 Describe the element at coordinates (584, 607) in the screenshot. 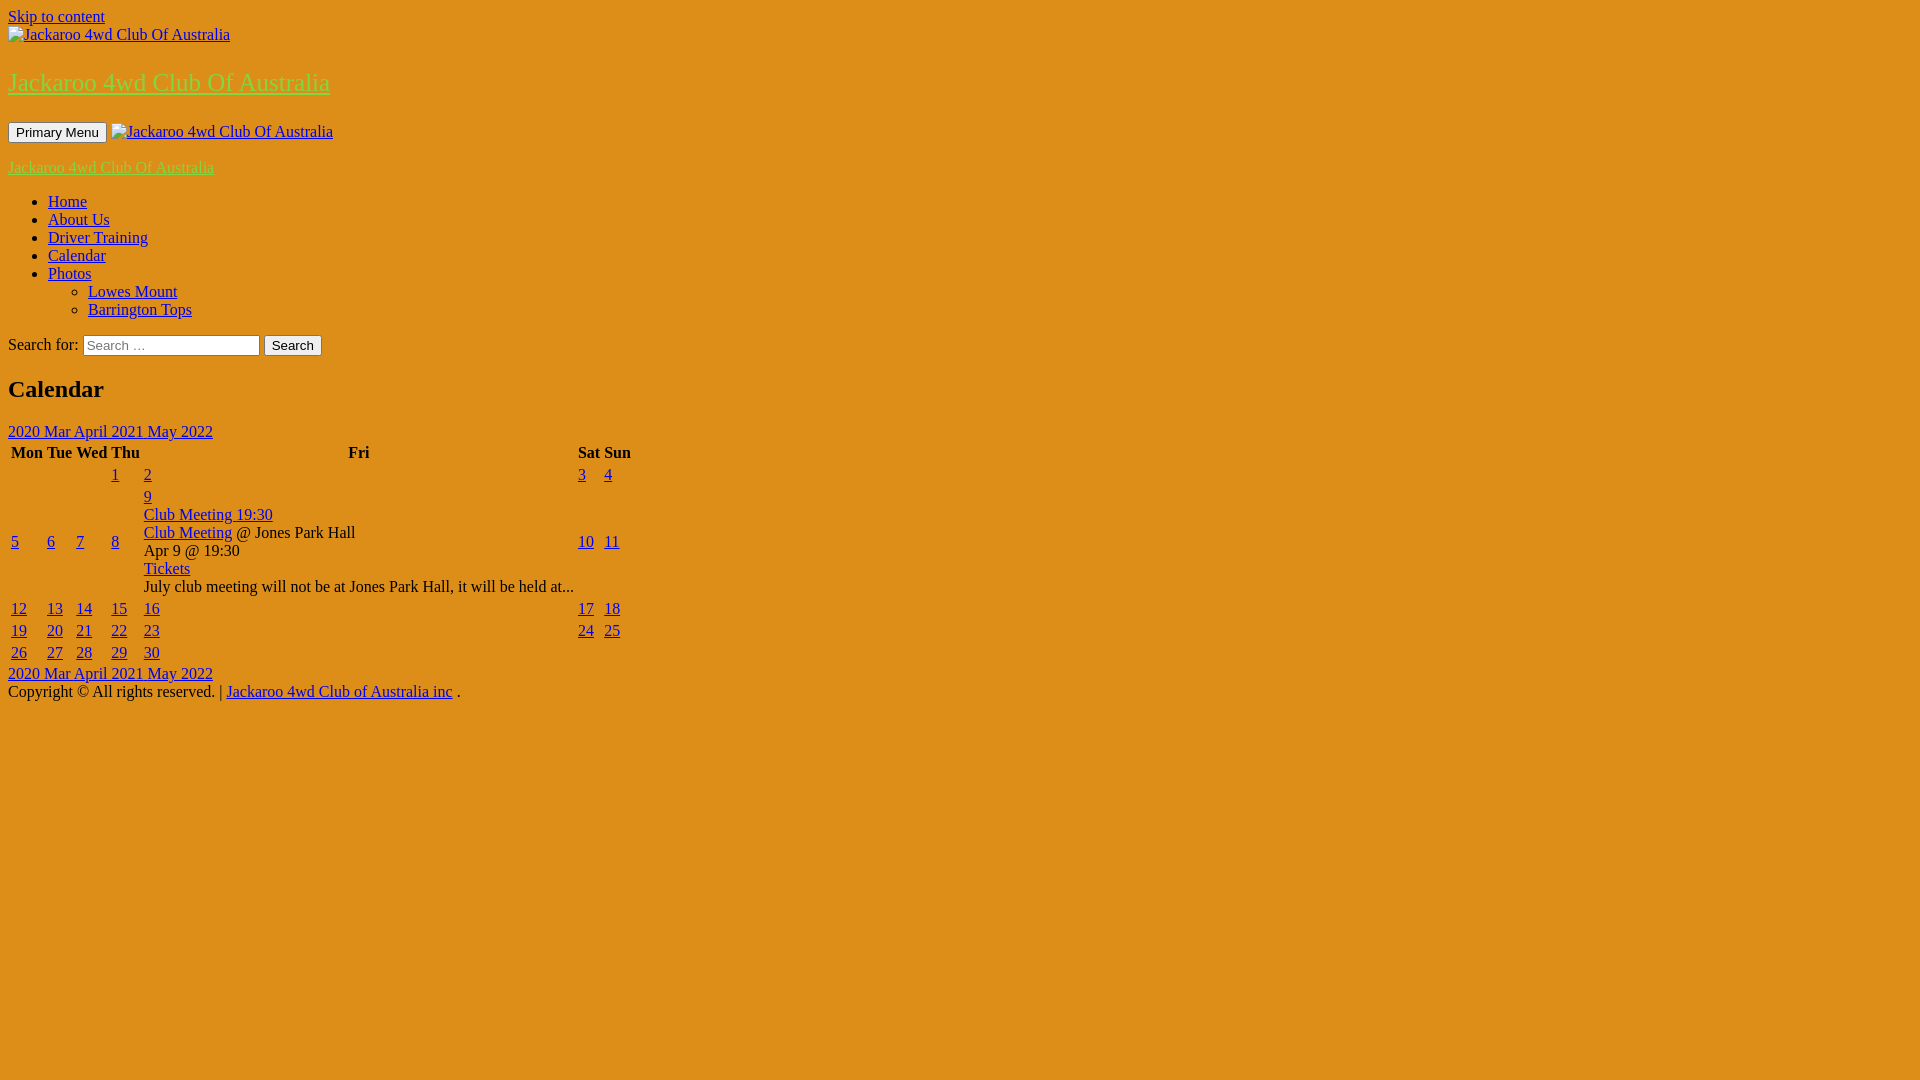

I see `'17'` at that location.